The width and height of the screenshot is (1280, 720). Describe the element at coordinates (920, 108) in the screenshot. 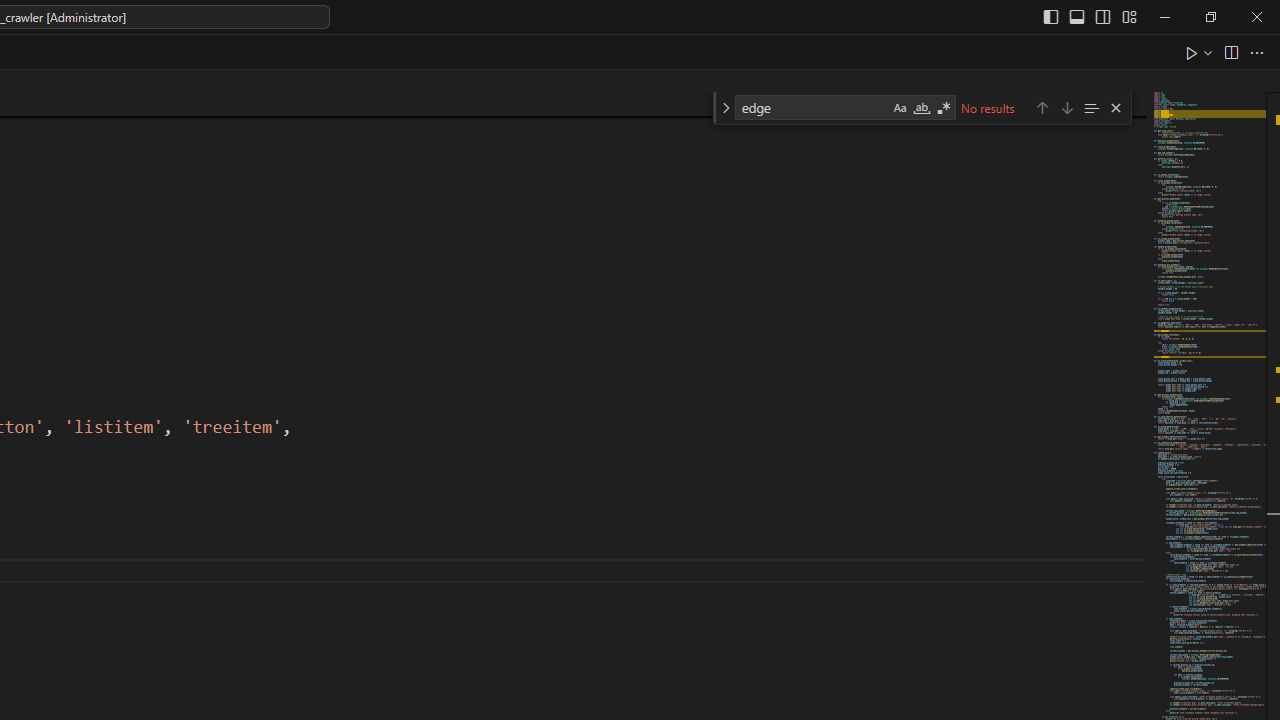

I see `'Match Whole Word (Alt+W)'` at that location.